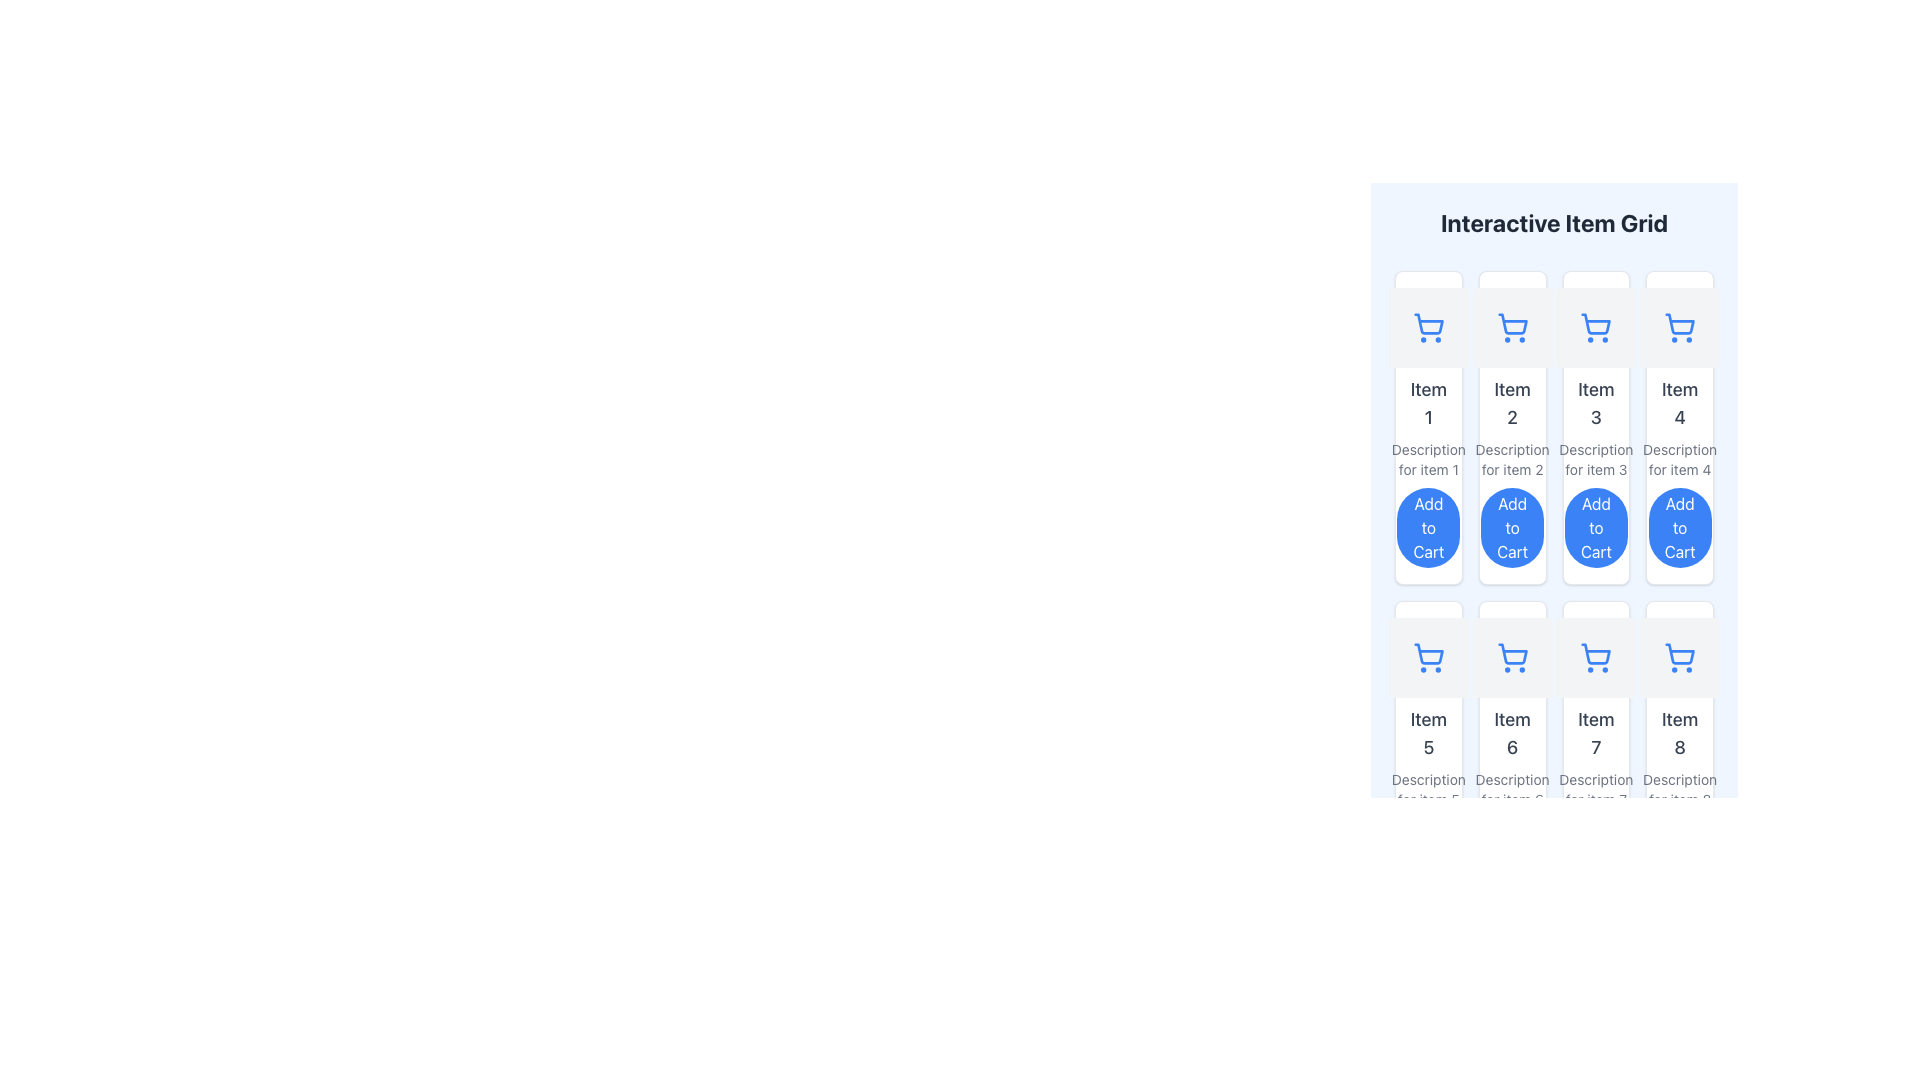  I want to click on the description text for 'Item 6' located between the title and 'Add to Cart' button on the sixth item card in the product display grid, so click(1512, 789).